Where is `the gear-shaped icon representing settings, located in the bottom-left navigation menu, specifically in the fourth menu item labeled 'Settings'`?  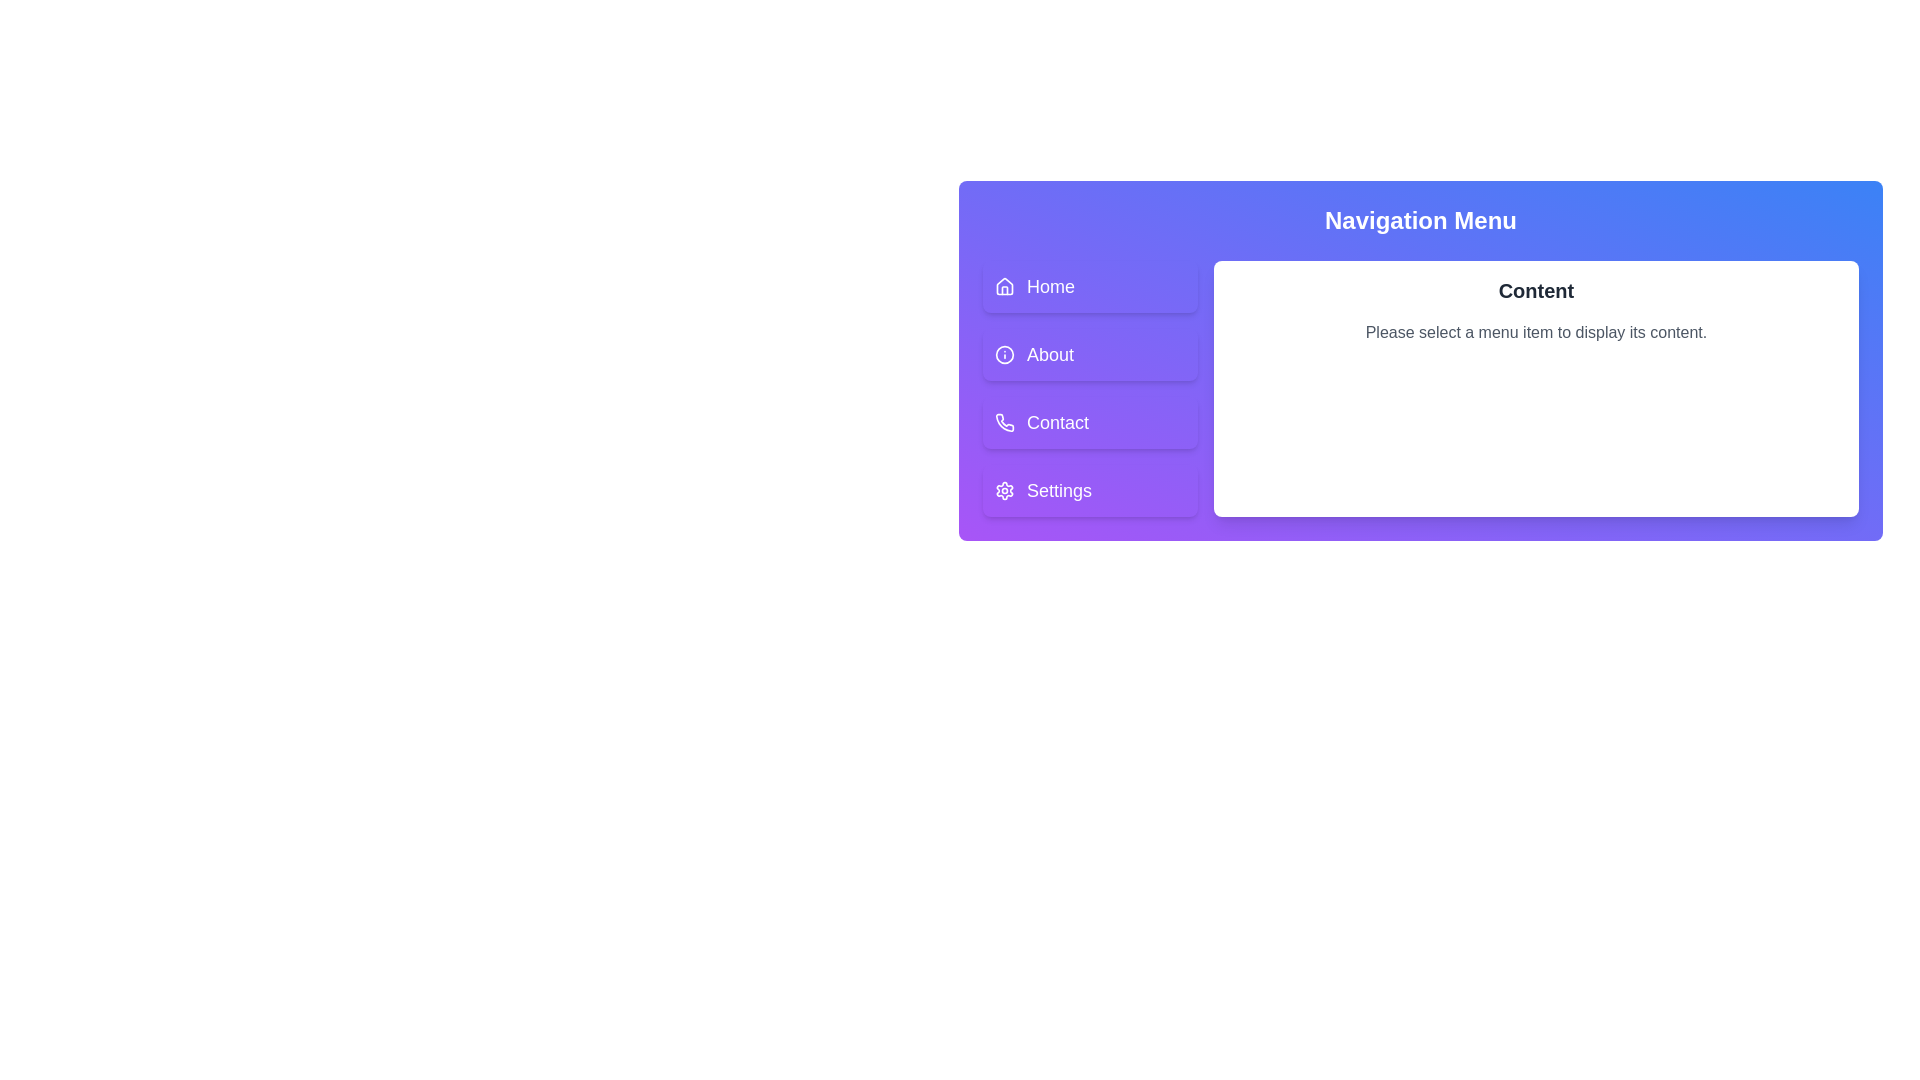 the gear-shaped icon representing settings, located in the bottom-left navigation menu, specifically in the fourth menu item labeled 'Settings' is located at coordinates (1004, 490).